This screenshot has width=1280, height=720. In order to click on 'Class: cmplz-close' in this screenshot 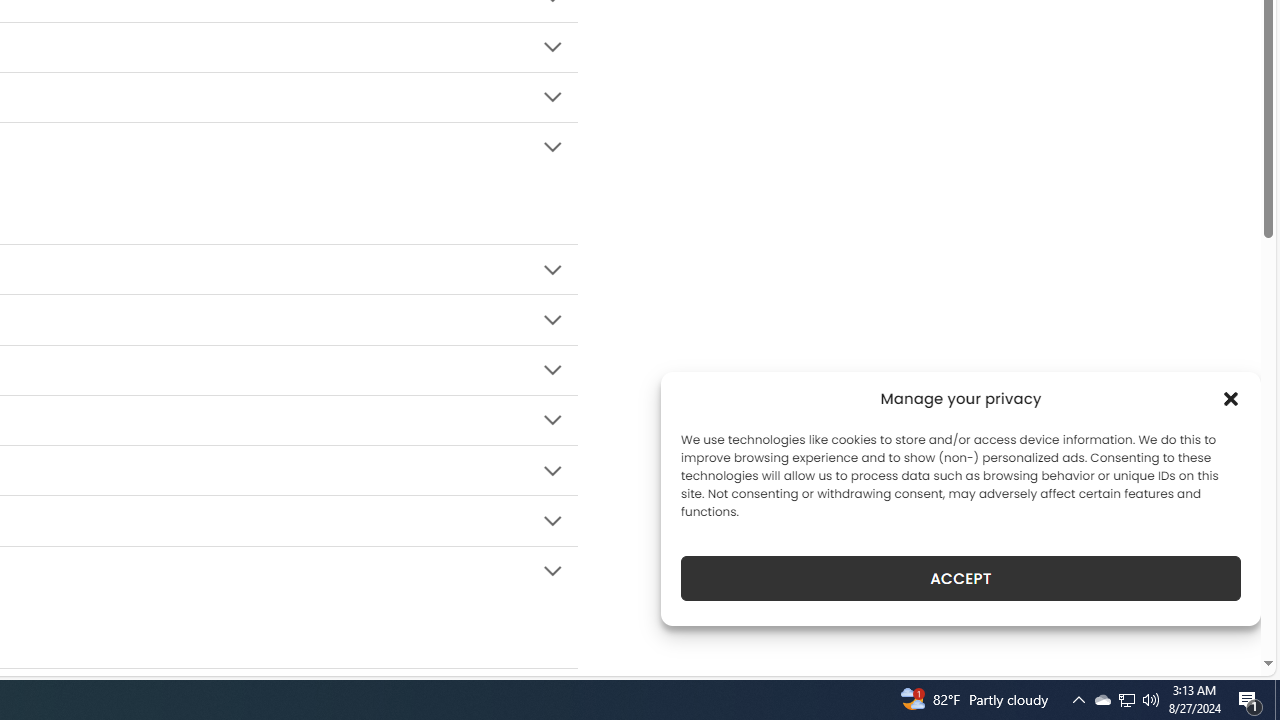, I will do `click(1230, 398)`.